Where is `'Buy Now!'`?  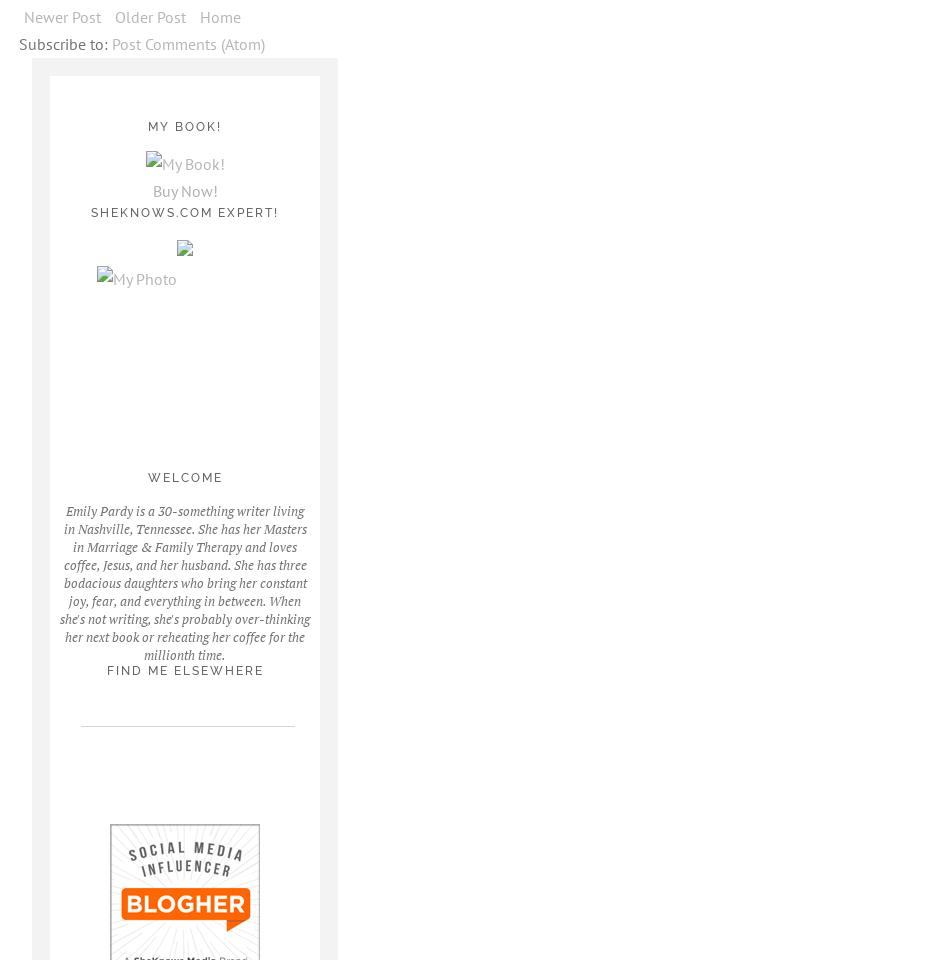
'Buy Now!' is located at coordinates (183, 191).